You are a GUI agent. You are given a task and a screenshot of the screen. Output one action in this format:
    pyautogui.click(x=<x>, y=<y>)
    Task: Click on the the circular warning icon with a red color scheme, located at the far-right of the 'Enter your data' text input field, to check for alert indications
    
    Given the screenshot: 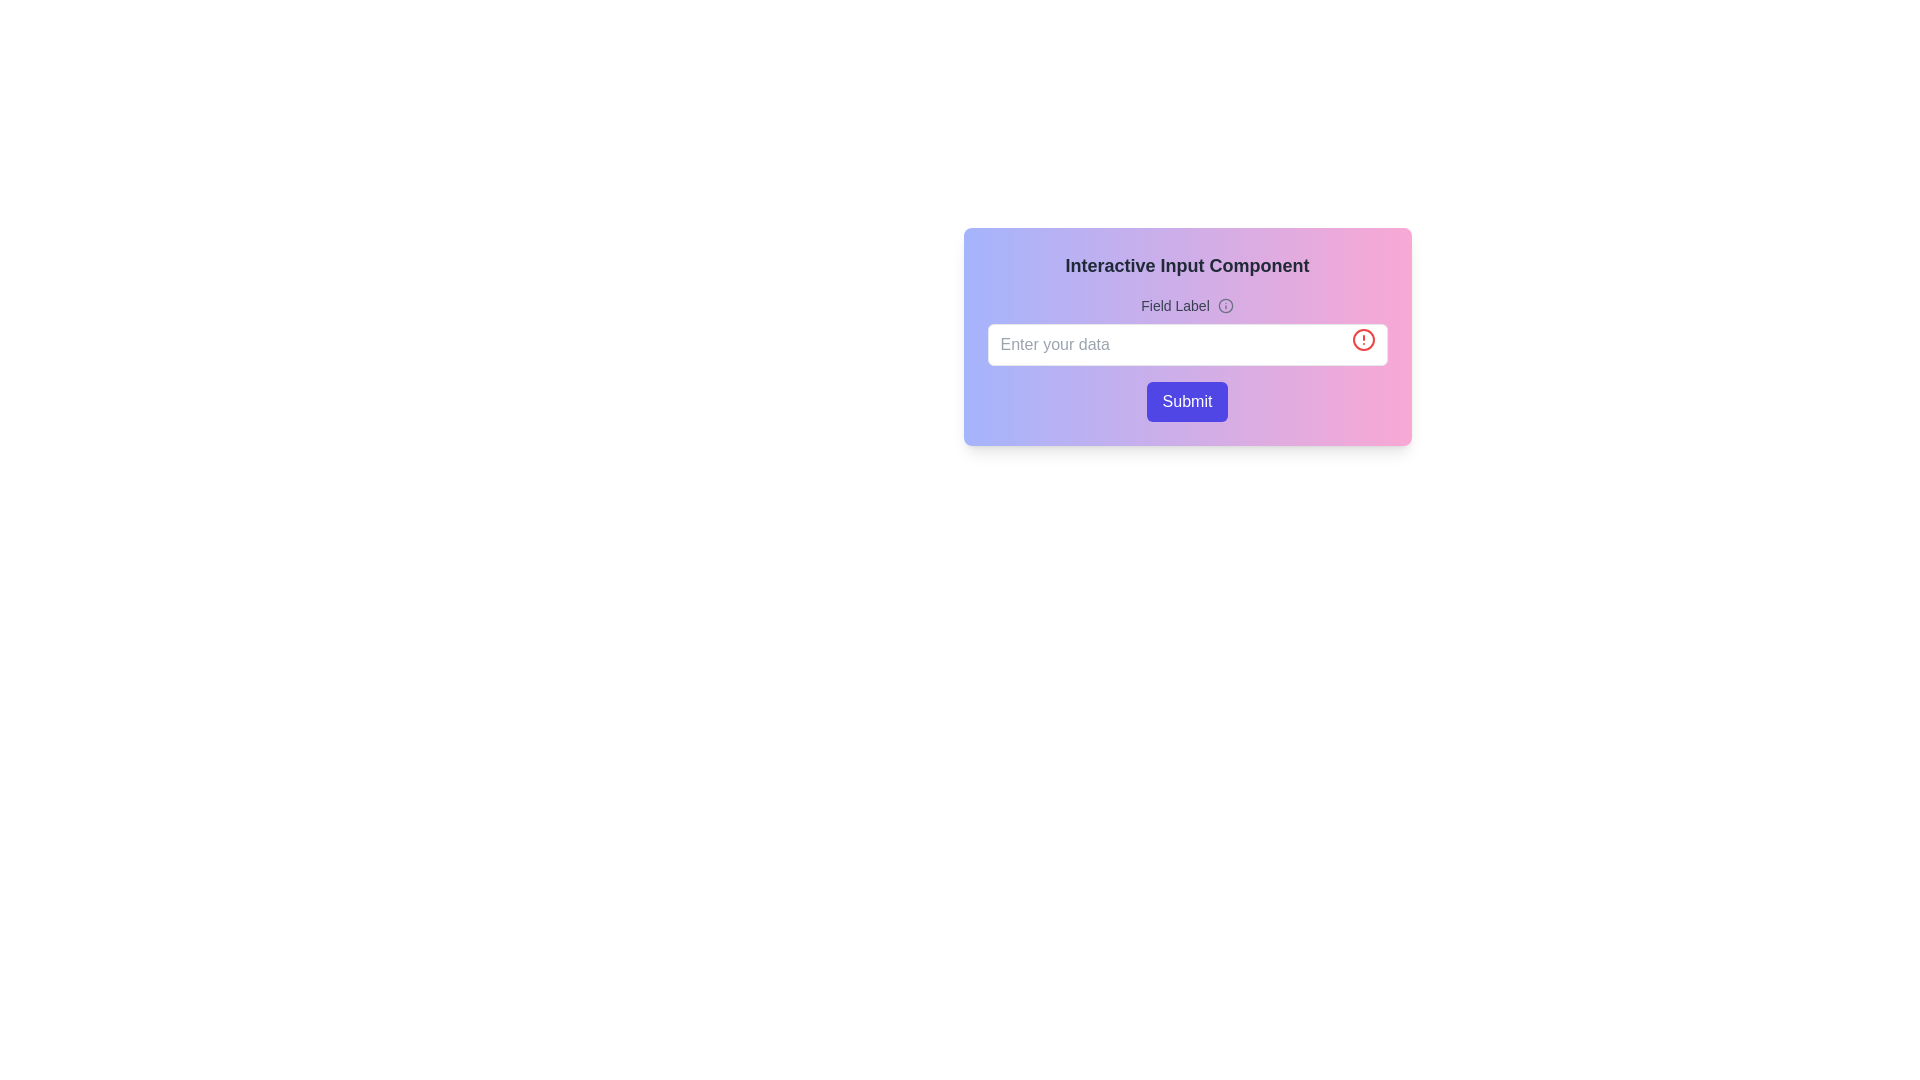 What is the action you would take?
    pyautogui.click(x=1362, y=338)
    